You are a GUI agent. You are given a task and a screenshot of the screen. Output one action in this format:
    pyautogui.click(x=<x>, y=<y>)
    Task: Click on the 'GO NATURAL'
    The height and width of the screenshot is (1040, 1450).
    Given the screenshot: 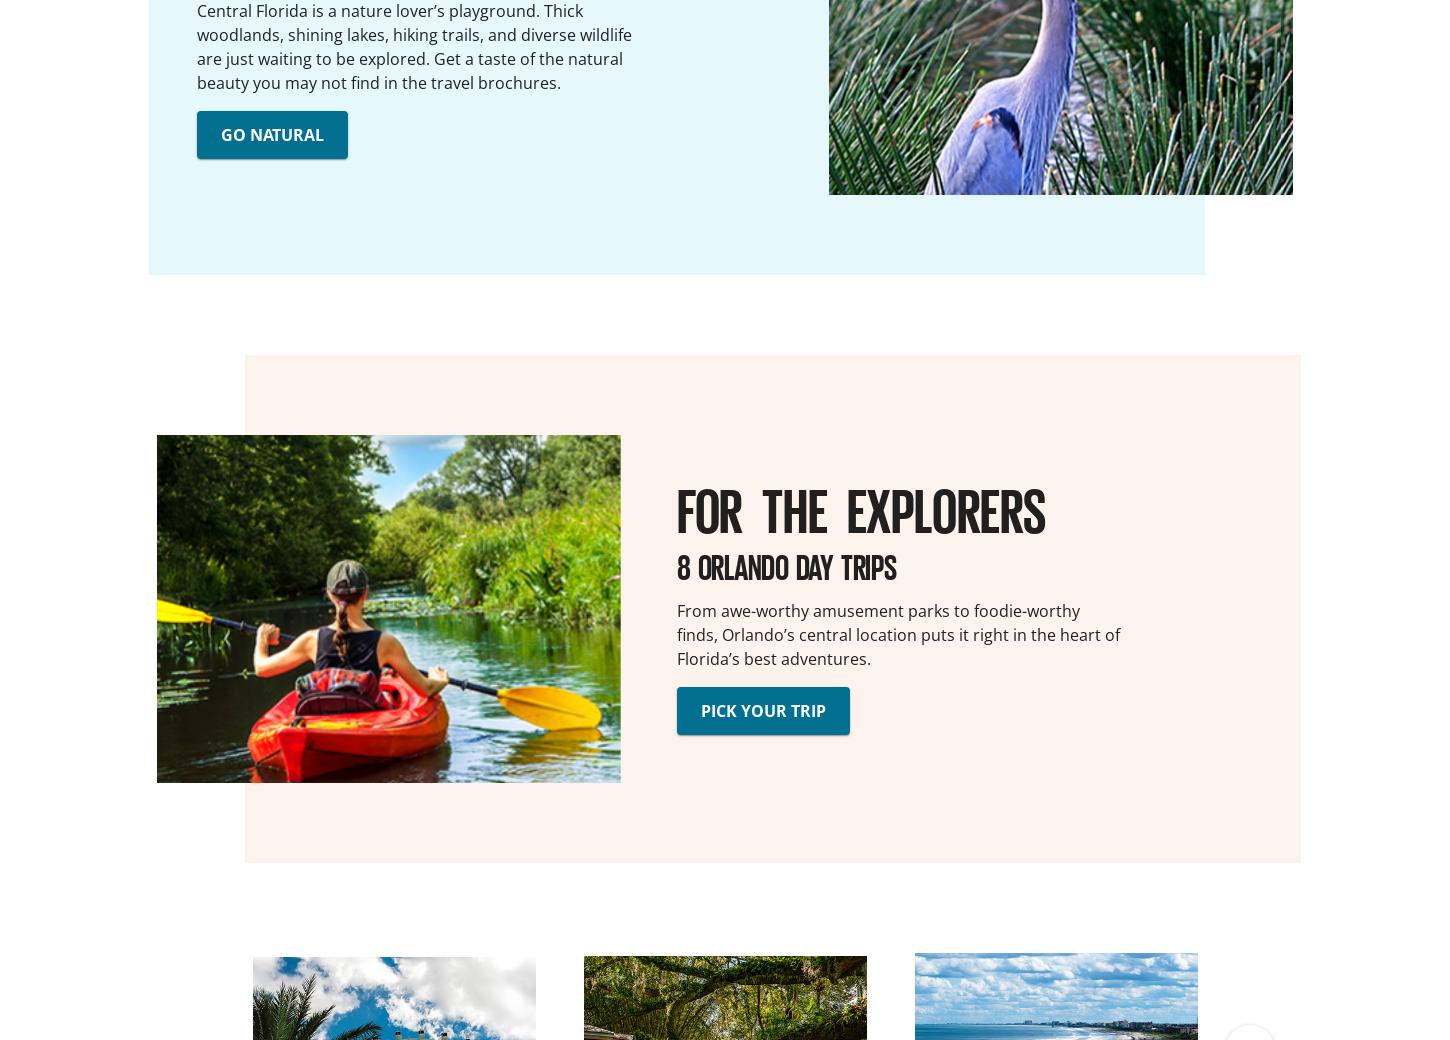 What is the action you would take?
    pyautogui.click(x=272, y=133)
    